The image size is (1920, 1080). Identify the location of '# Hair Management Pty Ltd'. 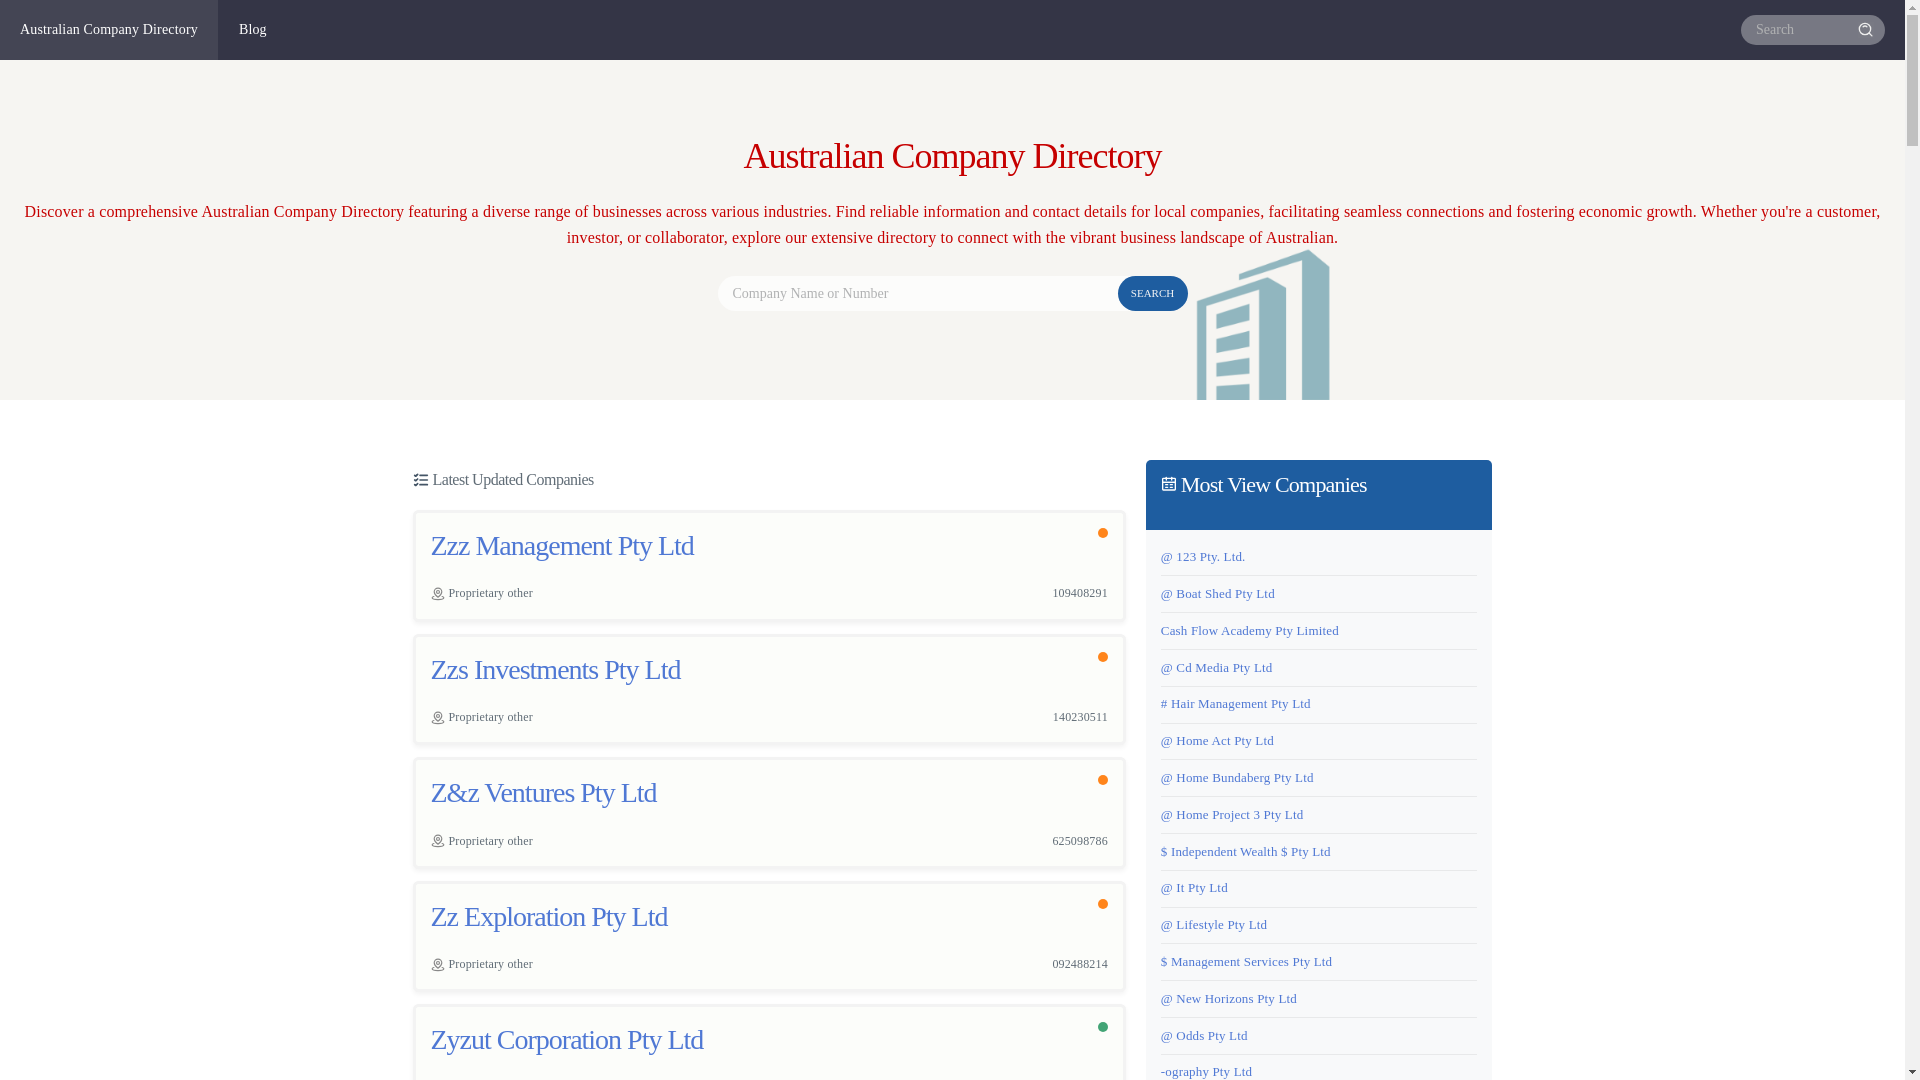
(1161, 702).